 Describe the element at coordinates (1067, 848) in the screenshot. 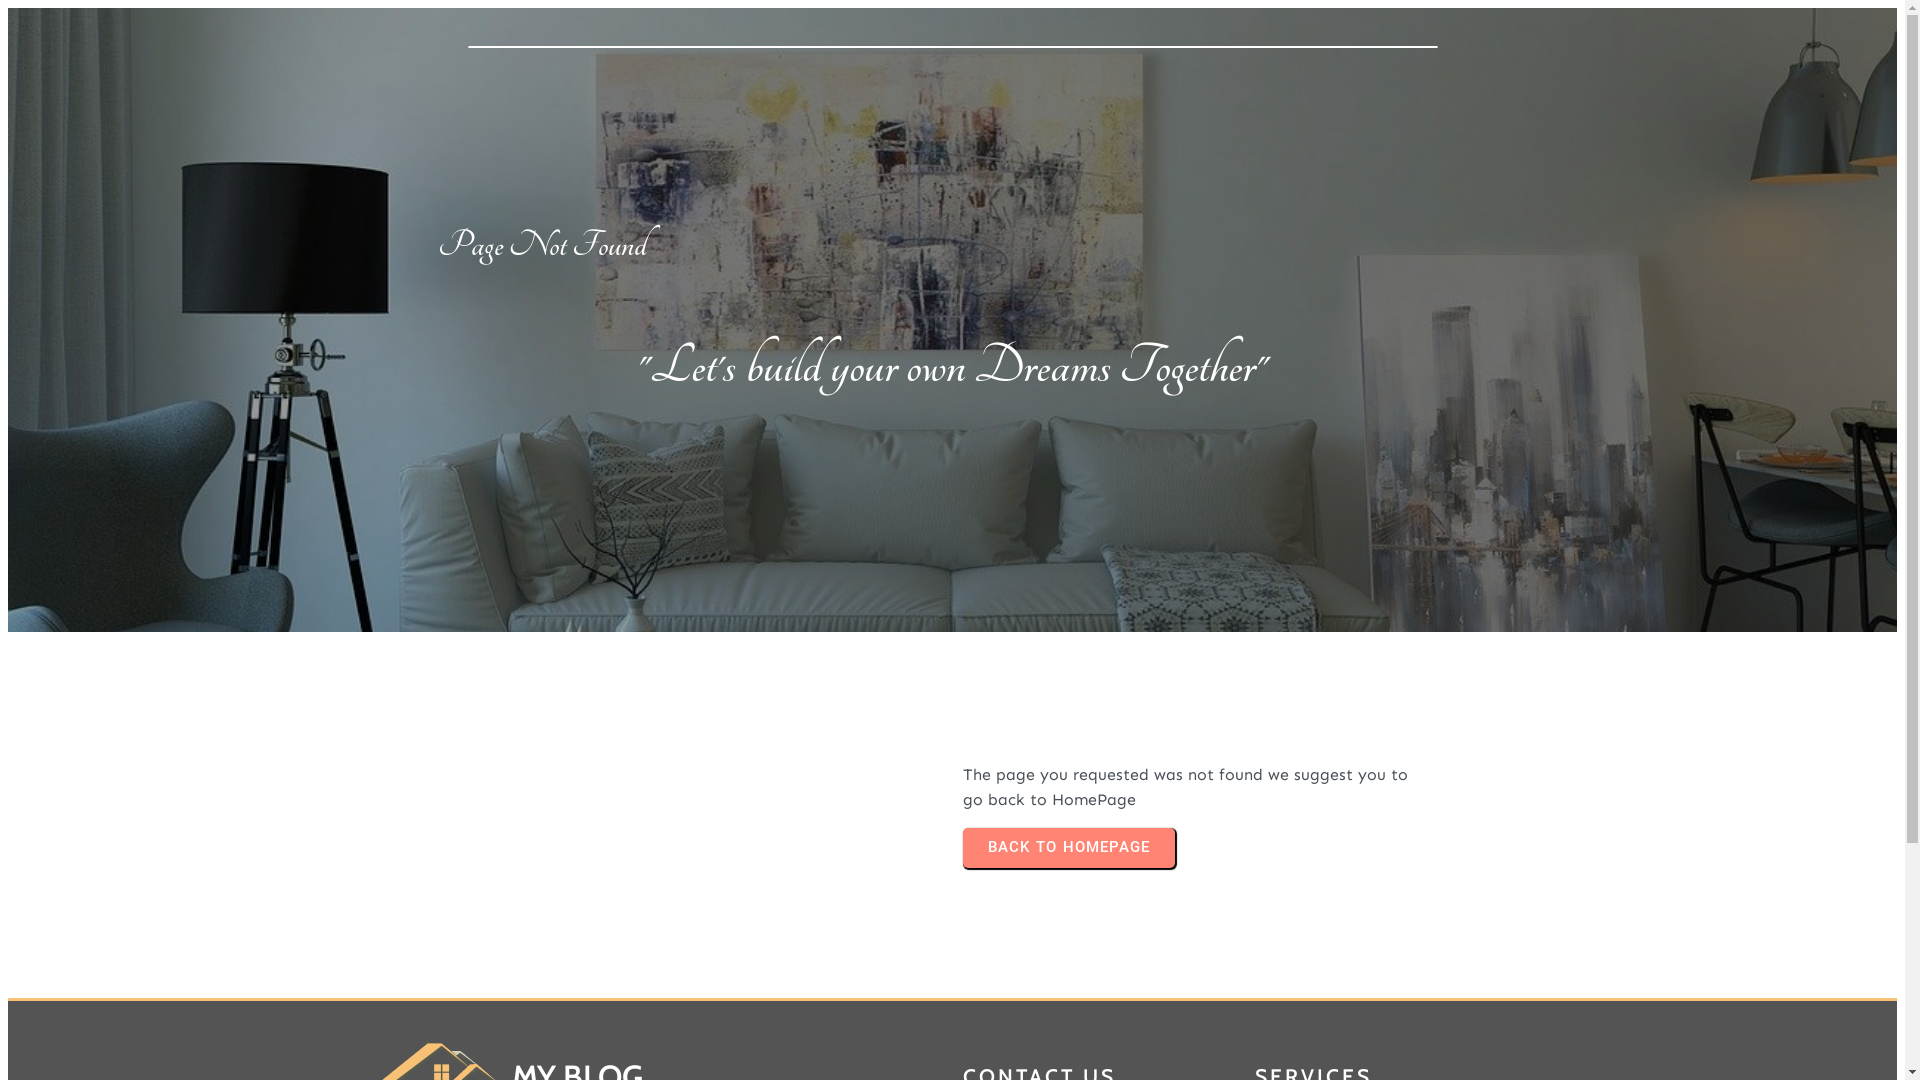

I see `'BACK TO HOMEPAGE'` at that location.